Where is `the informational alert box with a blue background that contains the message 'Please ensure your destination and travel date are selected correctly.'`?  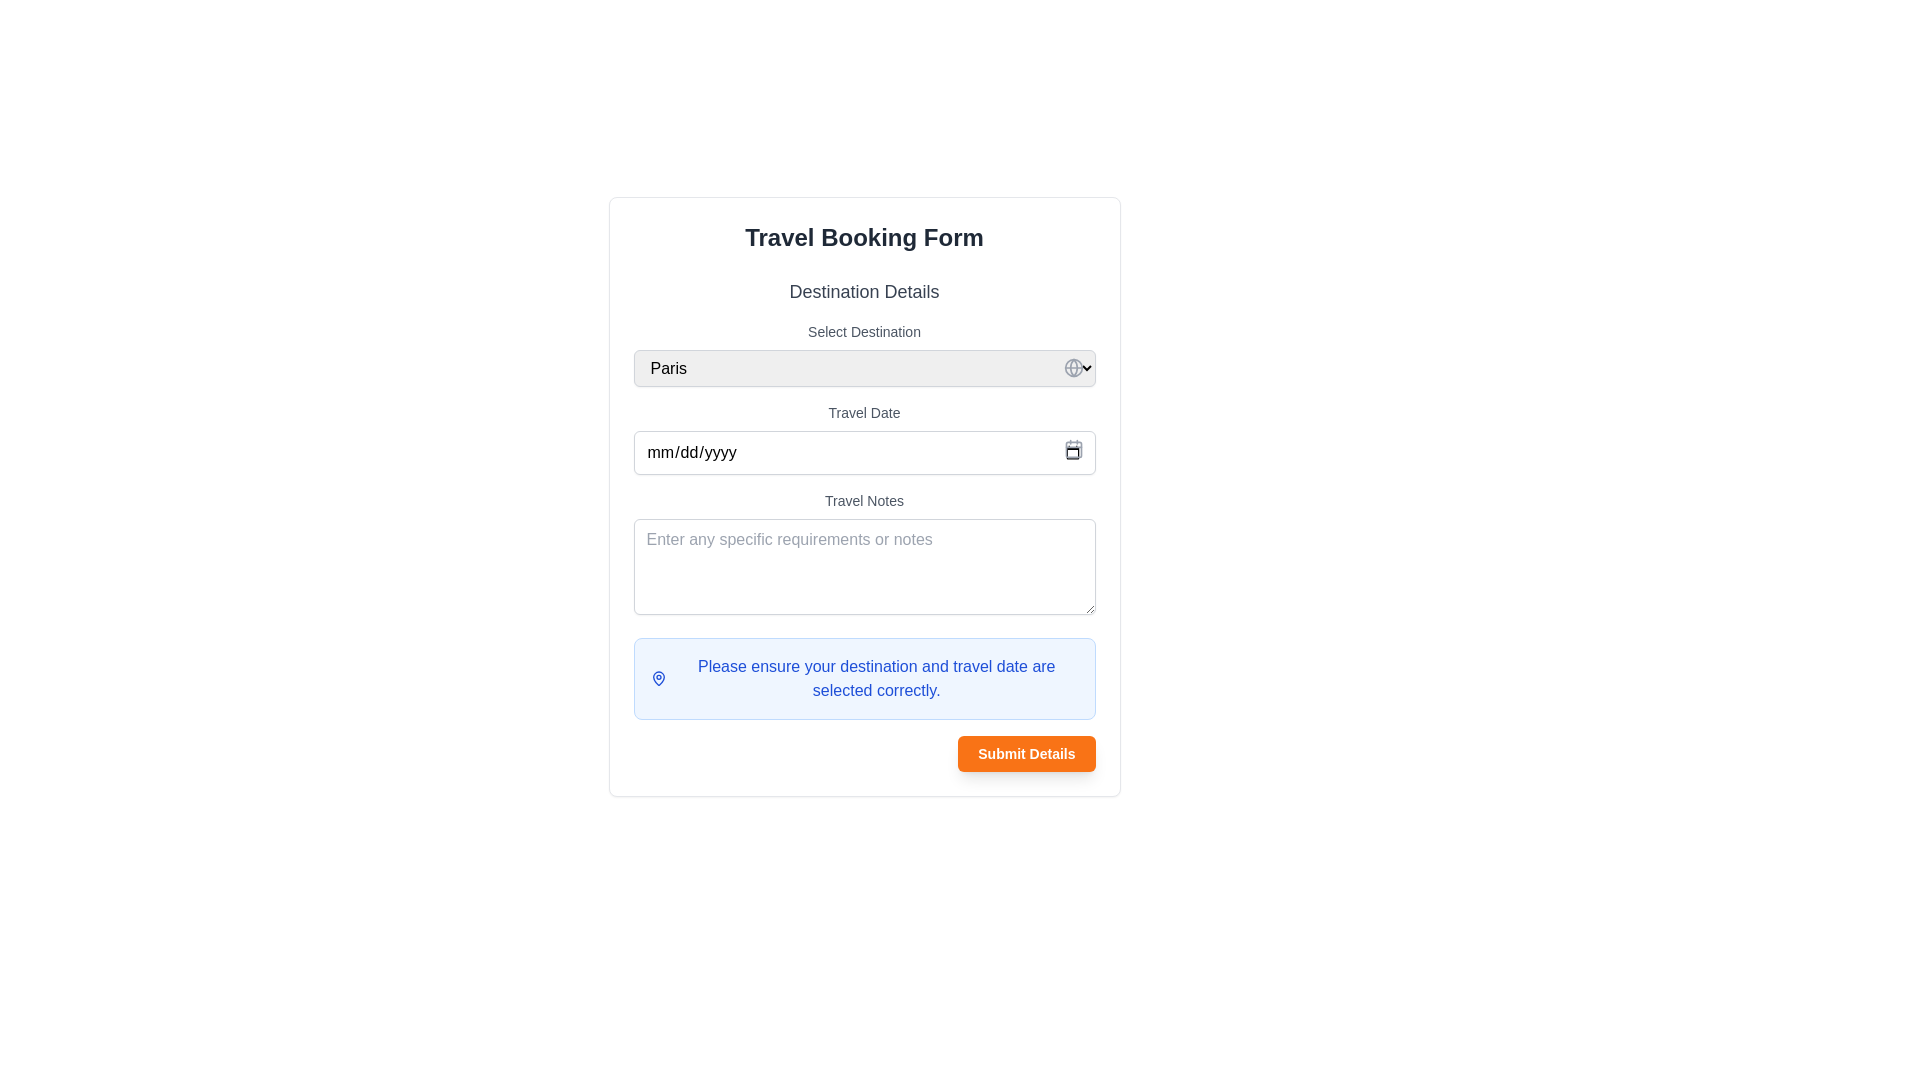
the informational alert box with a blue background that contains the message 'Please ensure your destination and travel date are selected correctly.' is located at coordinates (864, 677).